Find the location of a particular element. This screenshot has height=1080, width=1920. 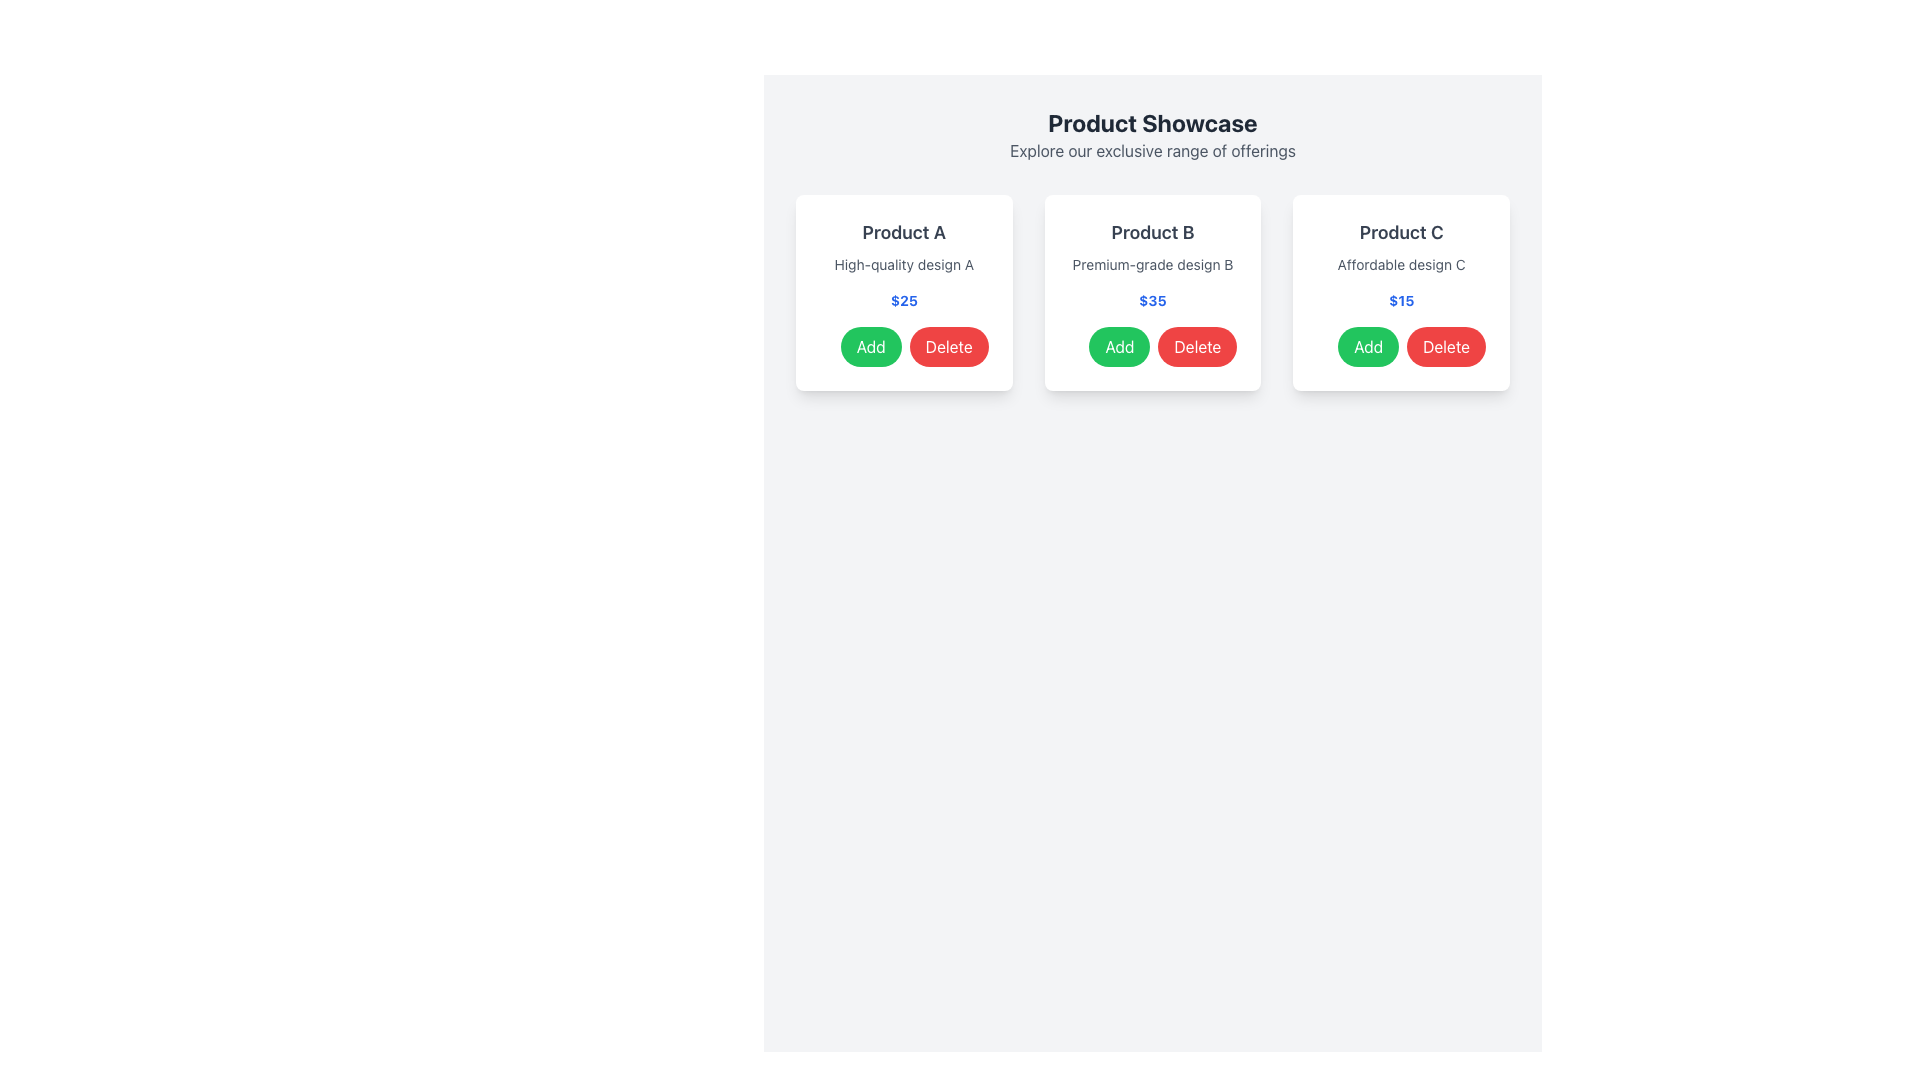

the price label displaying '$35' in bold blue font, located in the middle card of a grid, positioned below the product description and above the action buttons for 'Add' and 'Delete' is located at coordinates (1152, 300).